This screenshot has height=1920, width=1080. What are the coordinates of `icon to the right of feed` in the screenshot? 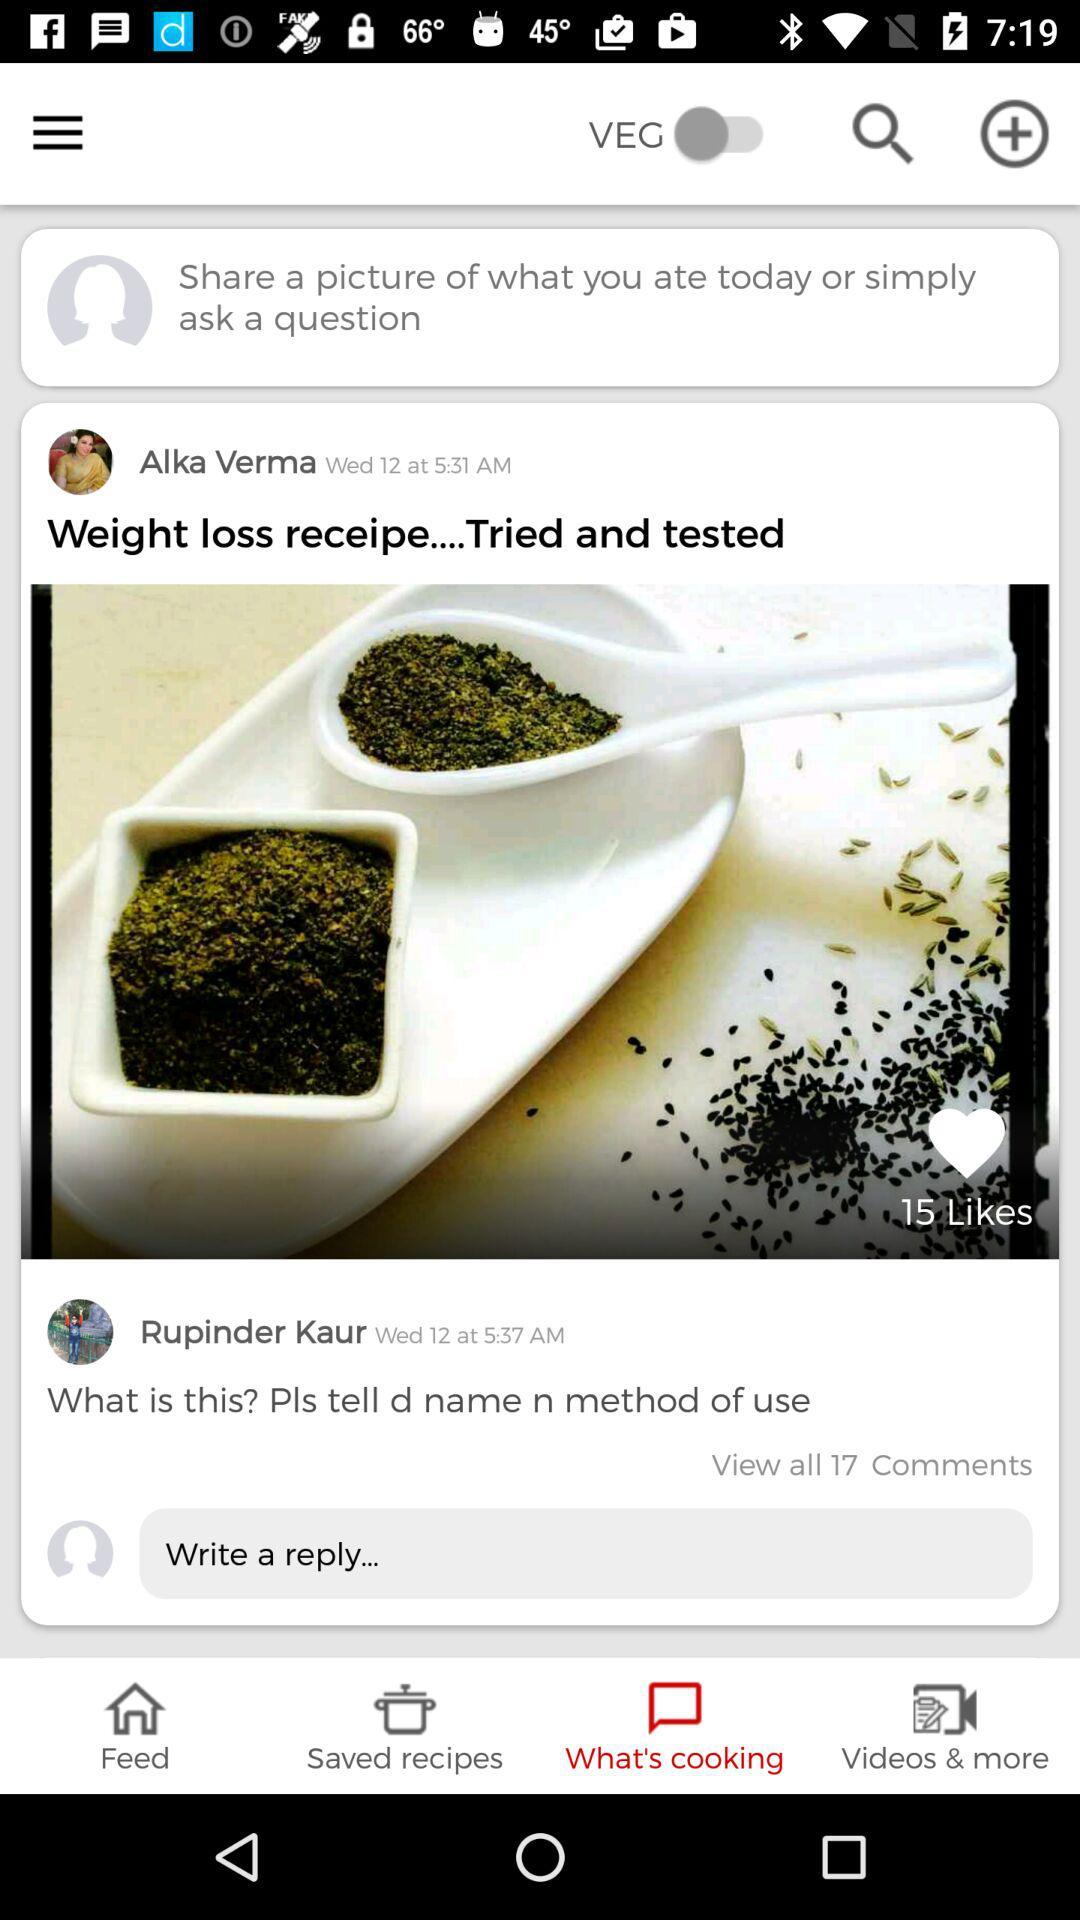 It's located at (405, 1725).